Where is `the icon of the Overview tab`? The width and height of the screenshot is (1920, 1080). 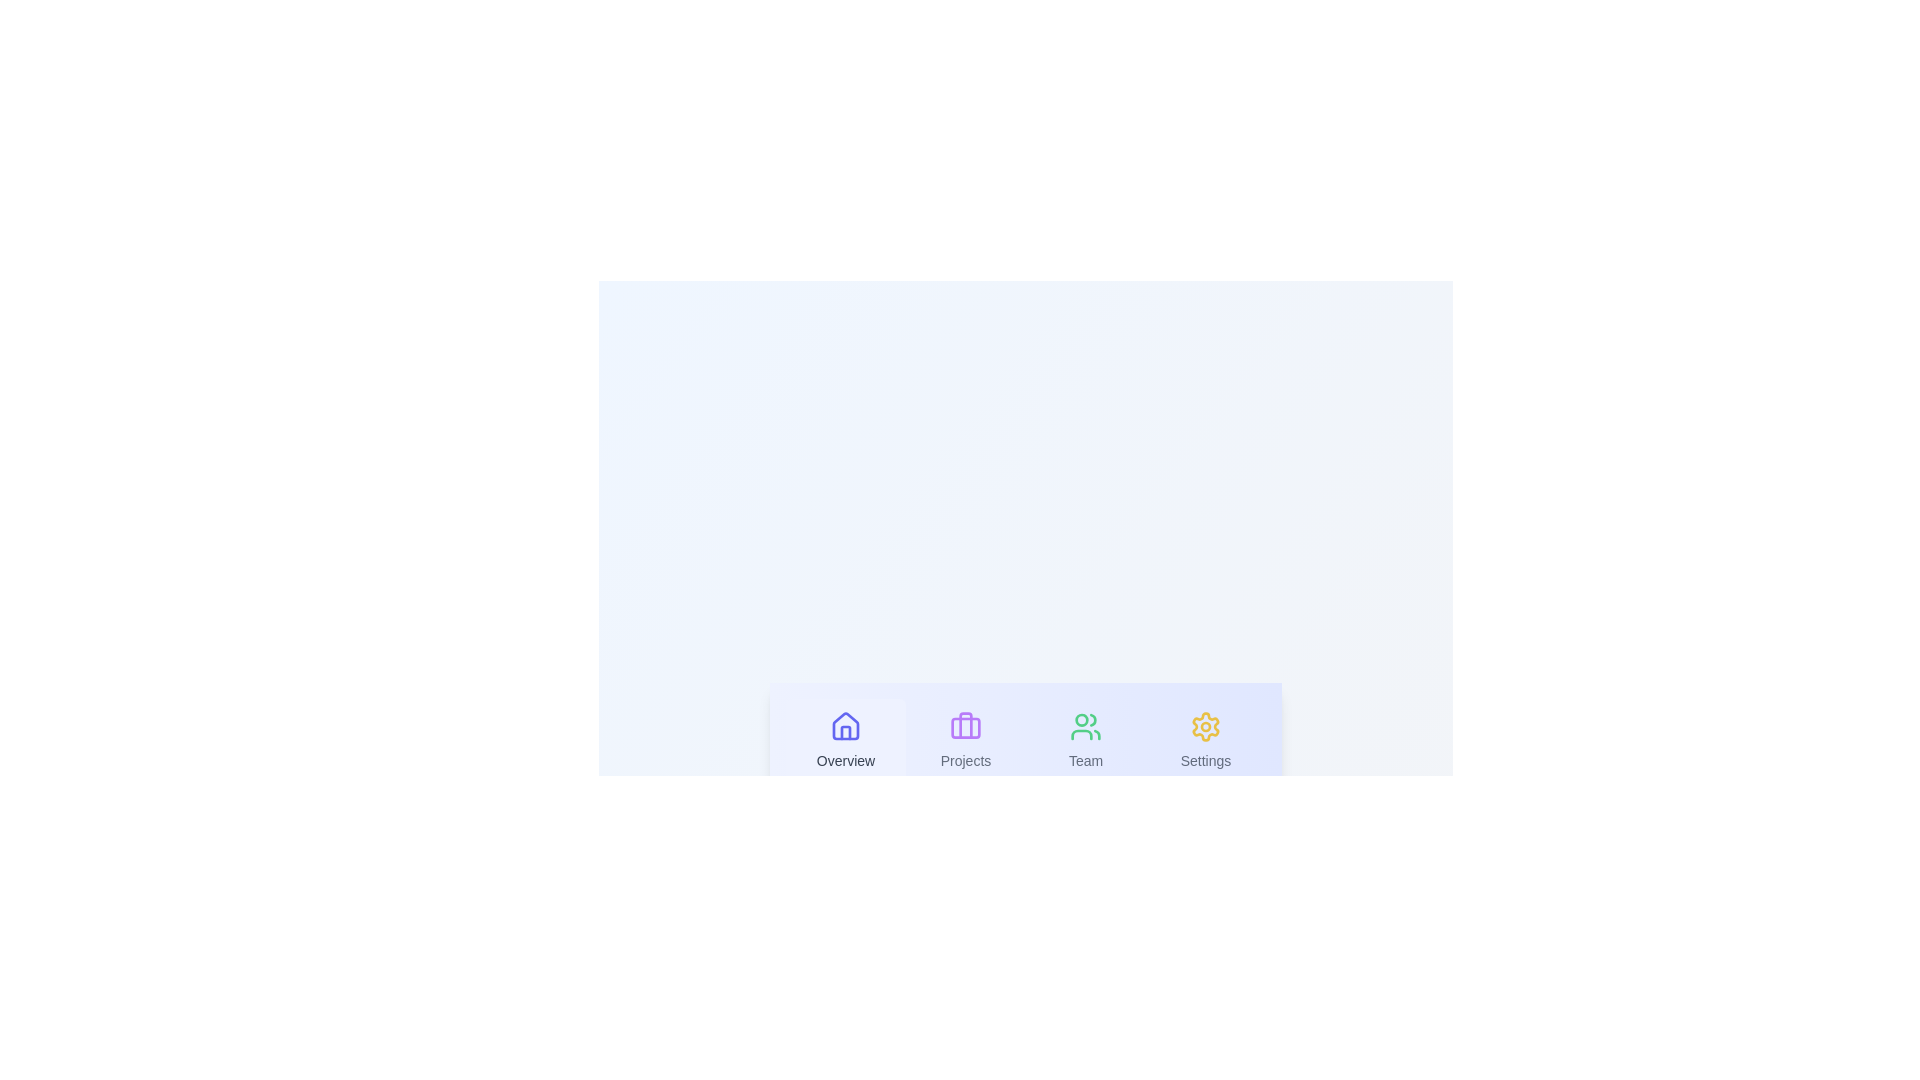
the icon of the Overview tab is located at coordinates (845, 726).